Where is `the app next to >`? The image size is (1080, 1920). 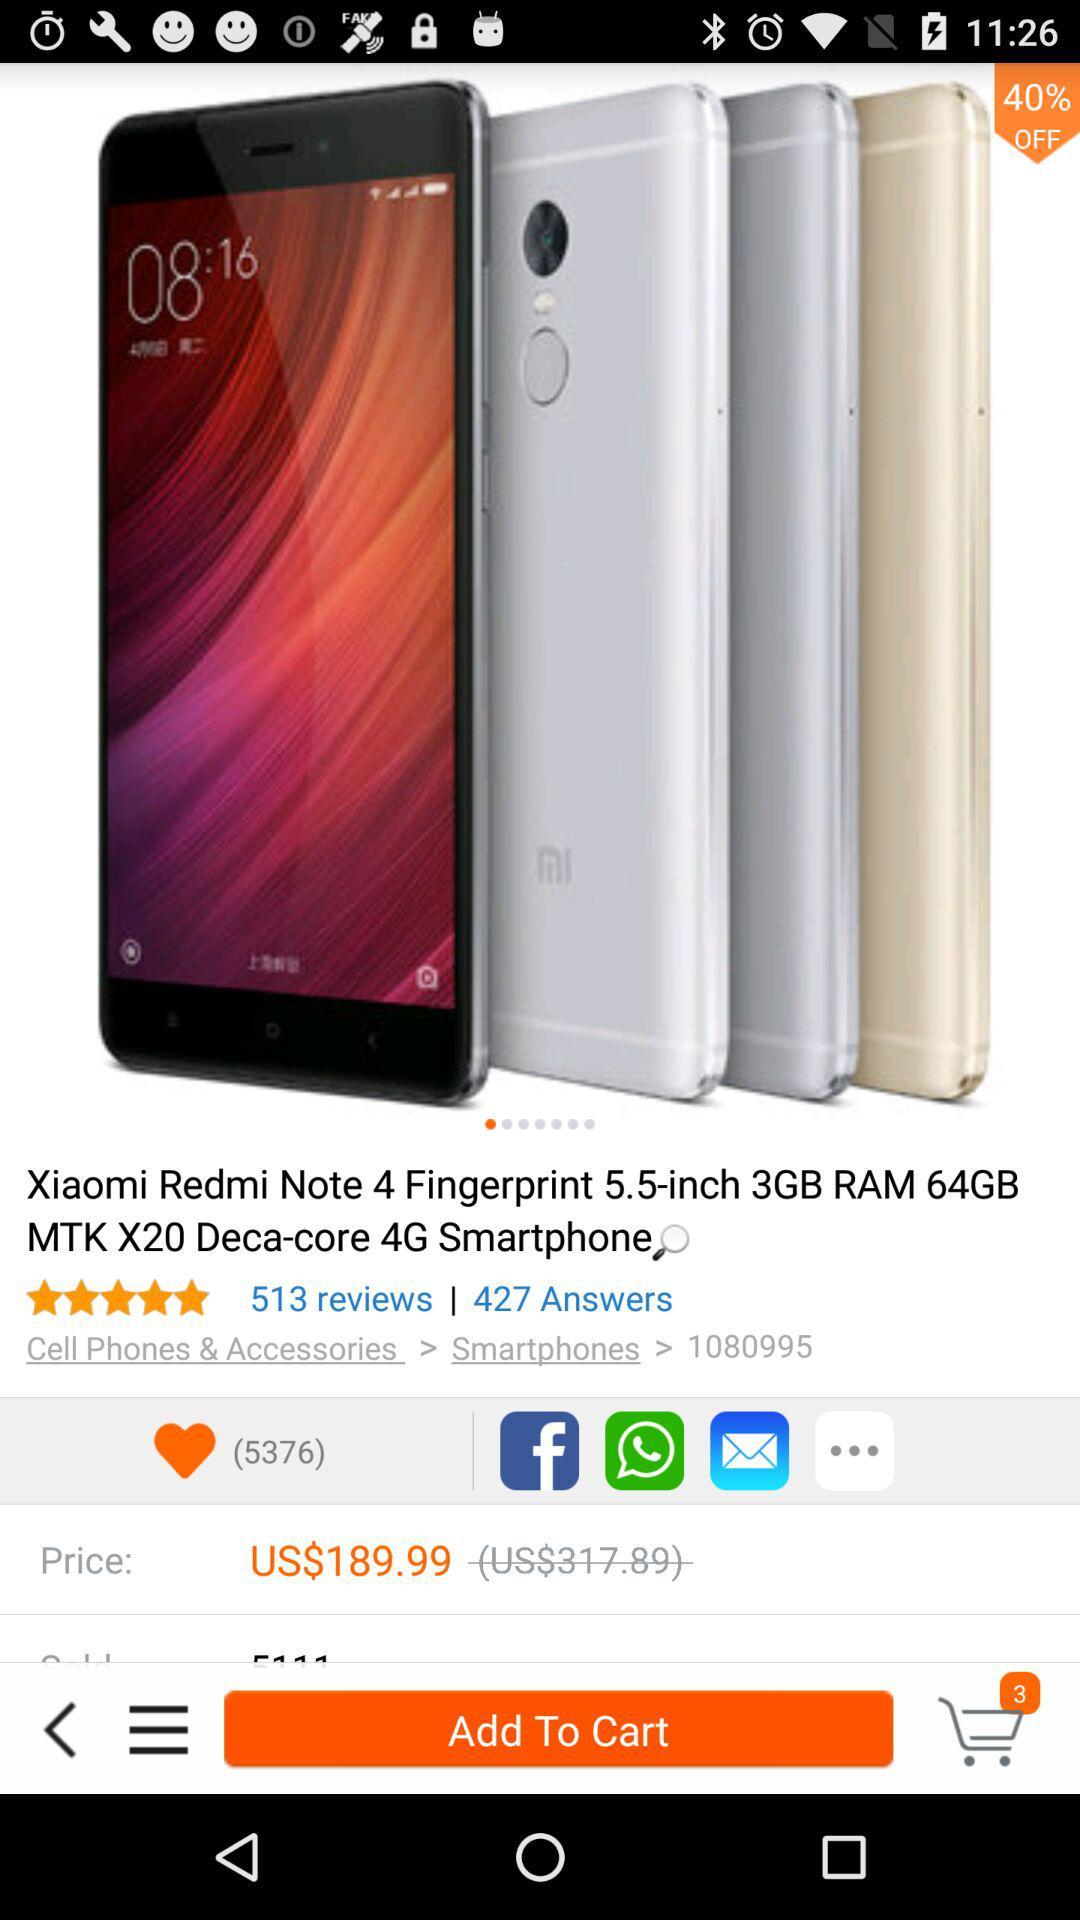
the app next to > is located at coordinates (546, 1347).